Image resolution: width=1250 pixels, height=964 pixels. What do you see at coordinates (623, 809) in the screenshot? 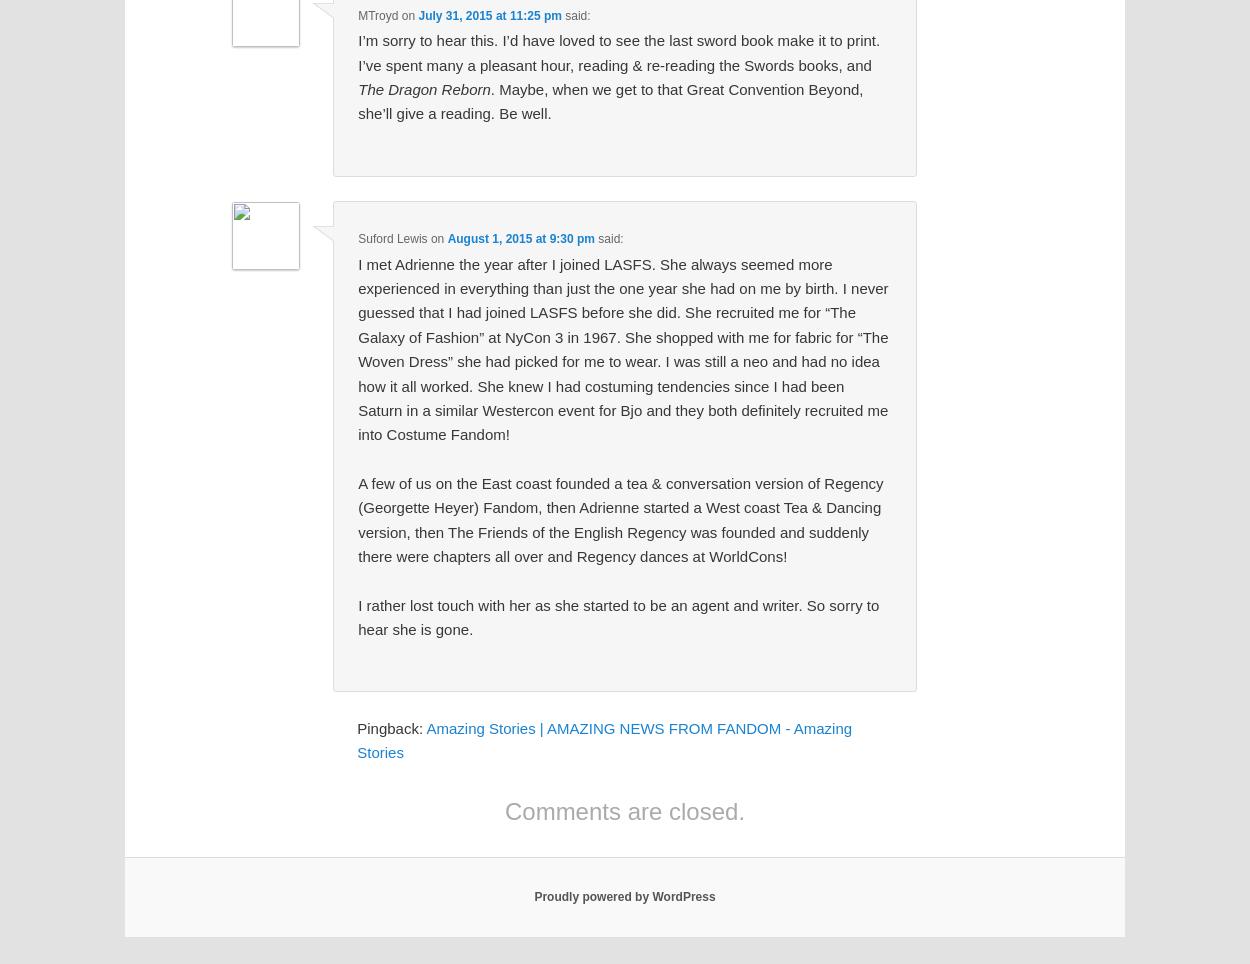
I see `'Comments are closed.'` at bounding box center [623, 809].